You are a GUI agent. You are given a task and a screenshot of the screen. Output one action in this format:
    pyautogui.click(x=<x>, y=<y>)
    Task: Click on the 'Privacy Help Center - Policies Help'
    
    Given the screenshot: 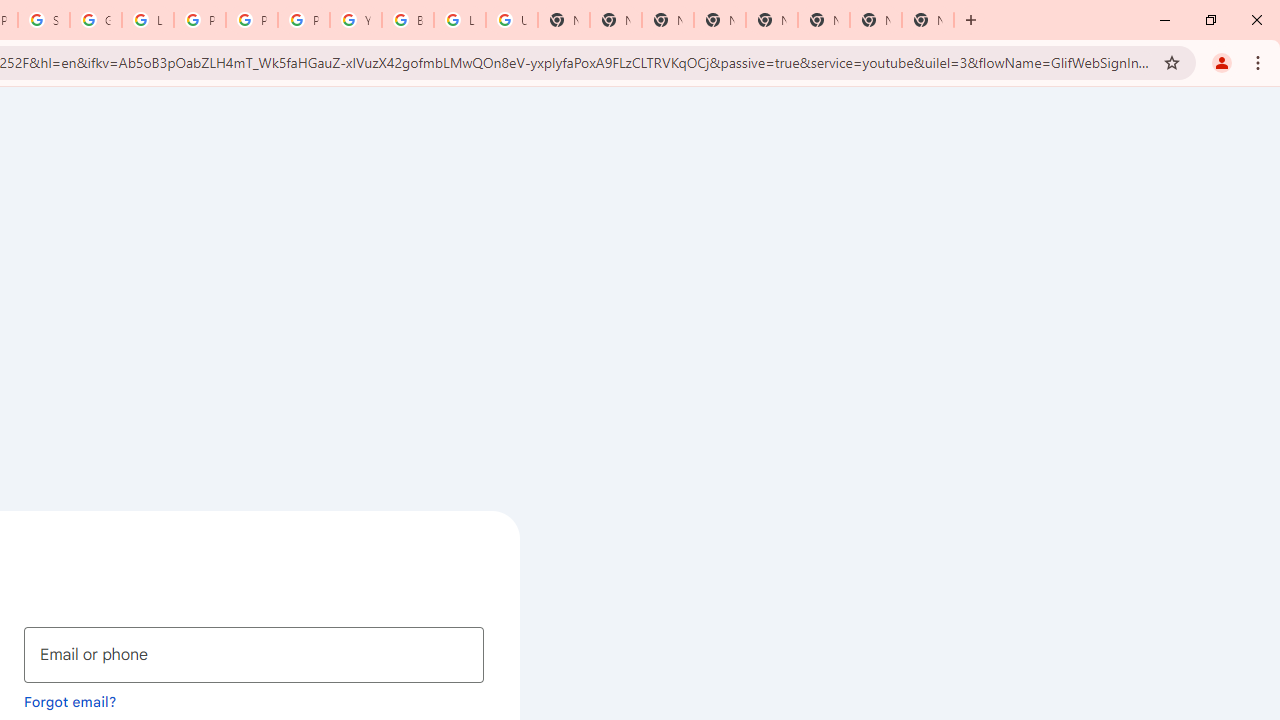 What is the action you would take?
    pyautogui.click(x=200, y=20)
    